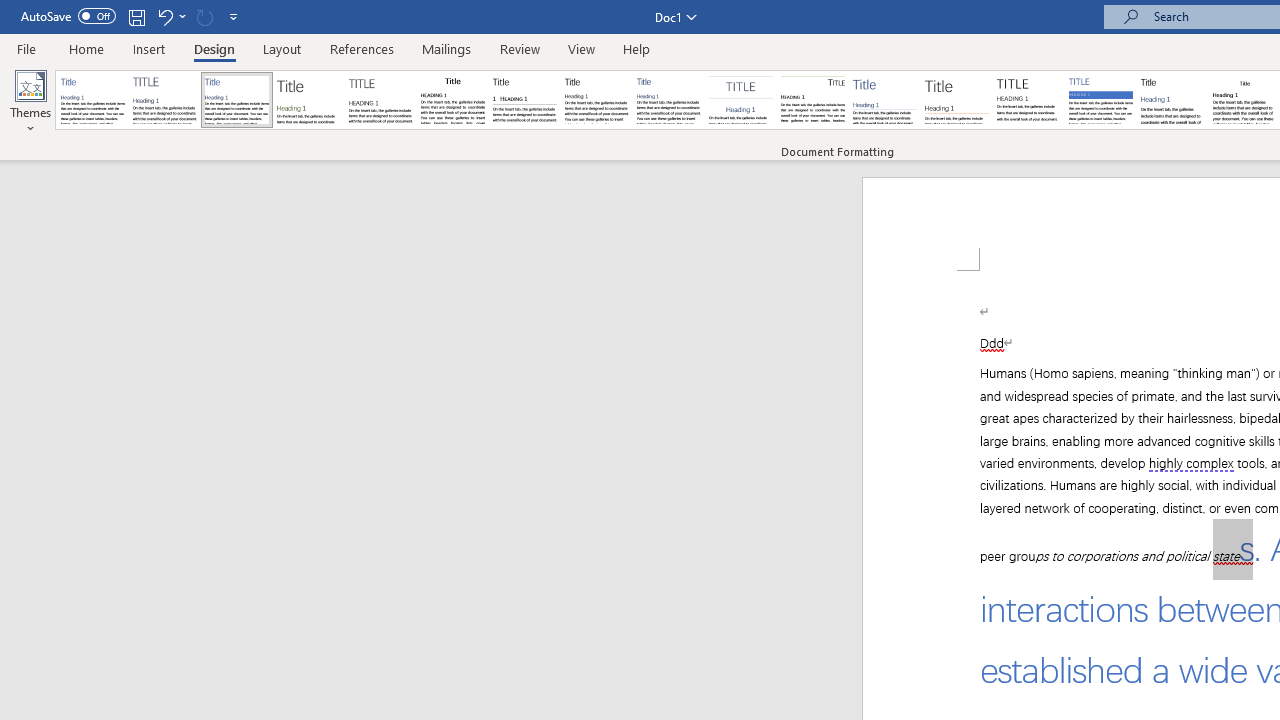  What do you see at coordinates (884, 100) in the screenshot?
I see `'Lines (Simple)'` at bounding box center [884, 100].